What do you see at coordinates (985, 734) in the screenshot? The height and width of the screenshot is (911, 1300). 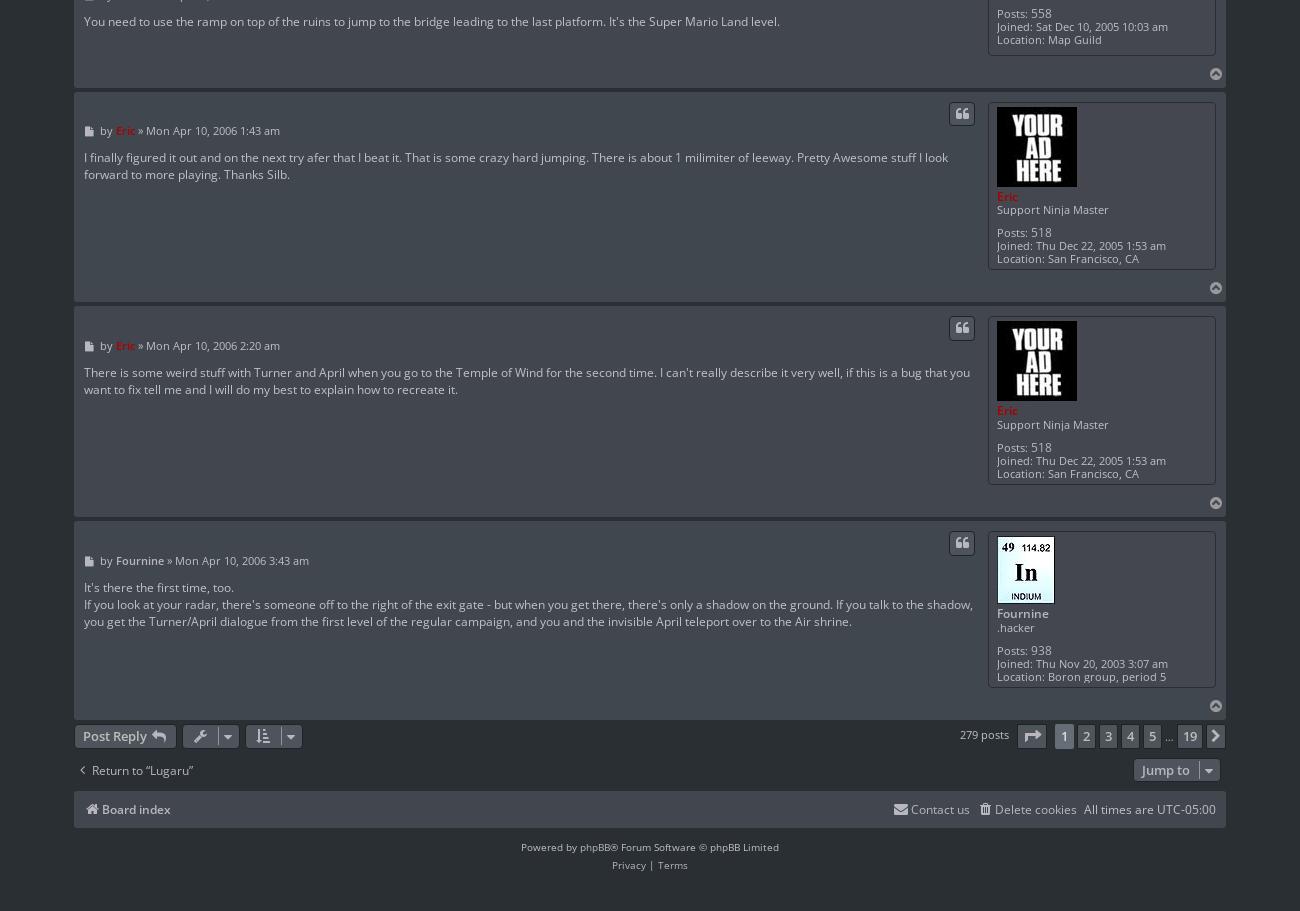 I see `'279 posts'` at bounding box center [985, 734].